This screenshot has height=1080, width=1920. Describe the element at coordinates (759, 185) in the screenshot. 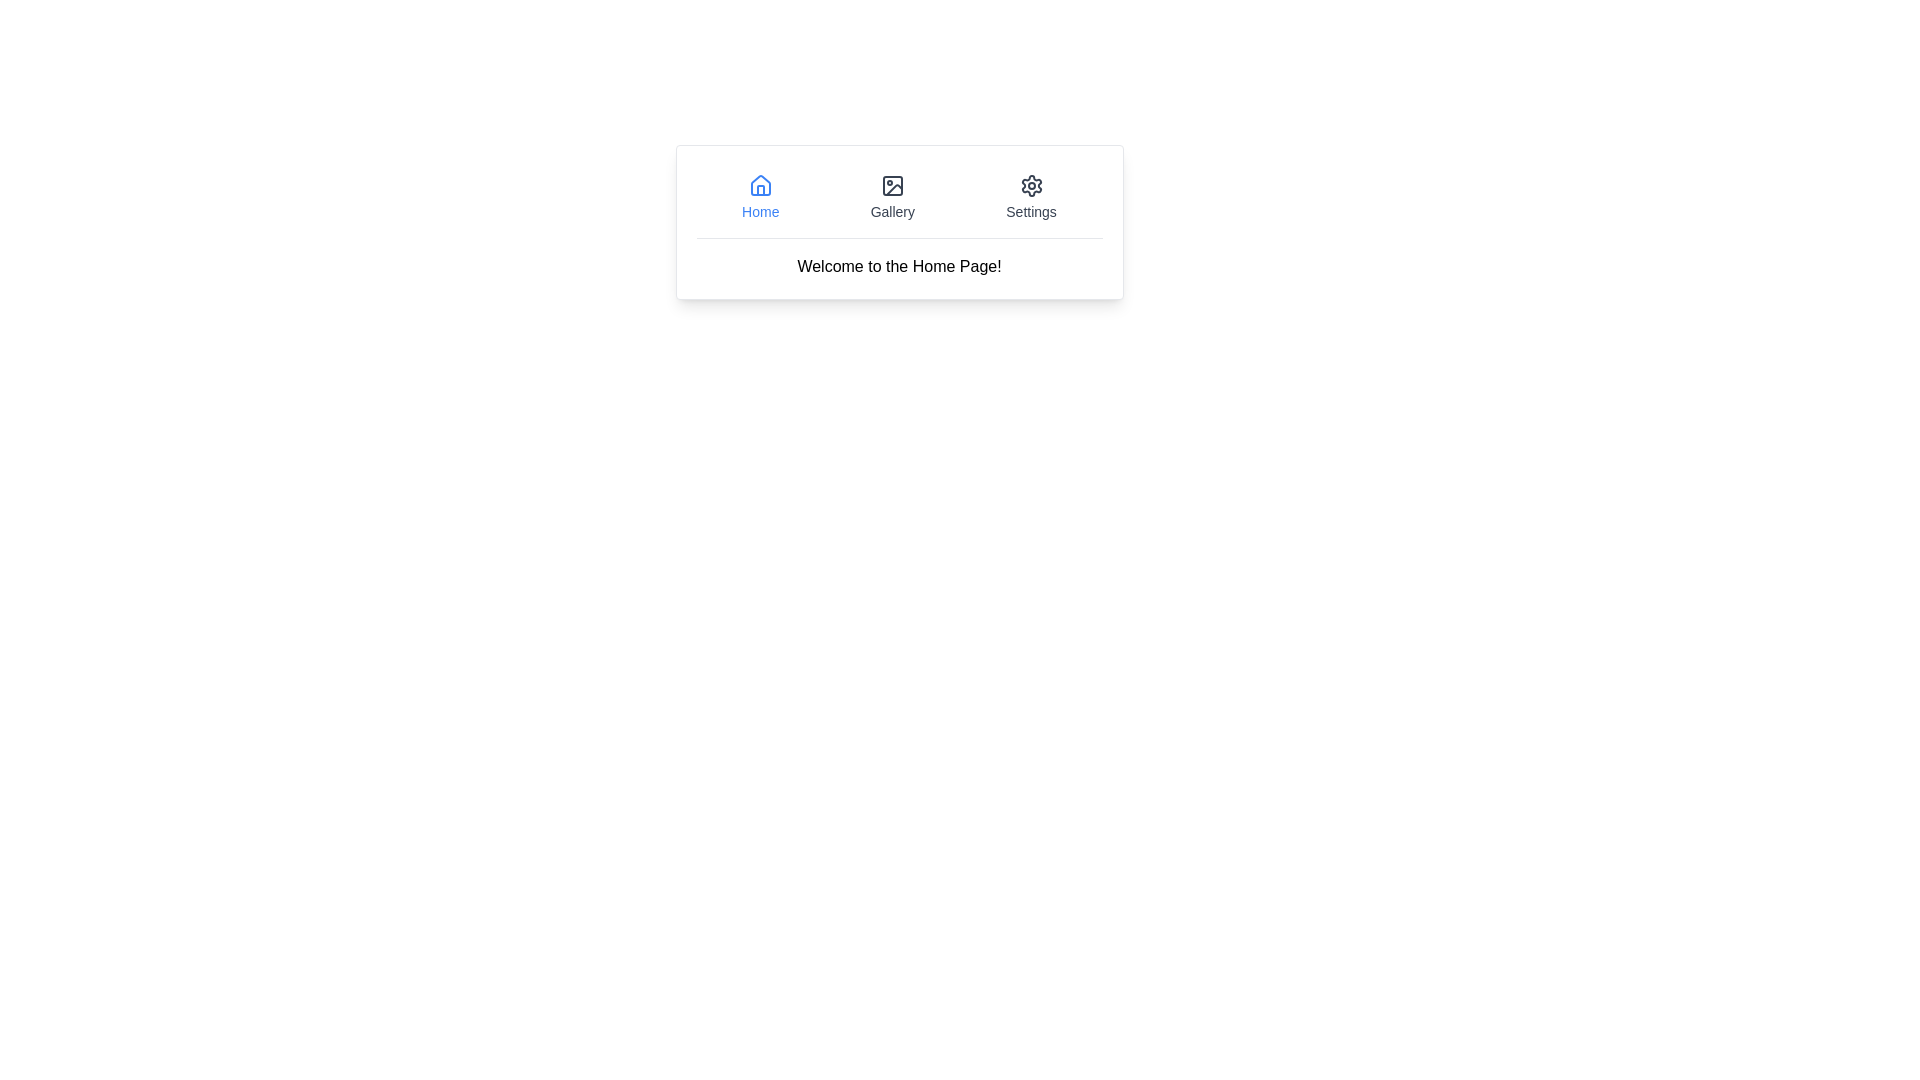

I see `the 'Home' icon located at the leftmost position among its siblings` at that location.